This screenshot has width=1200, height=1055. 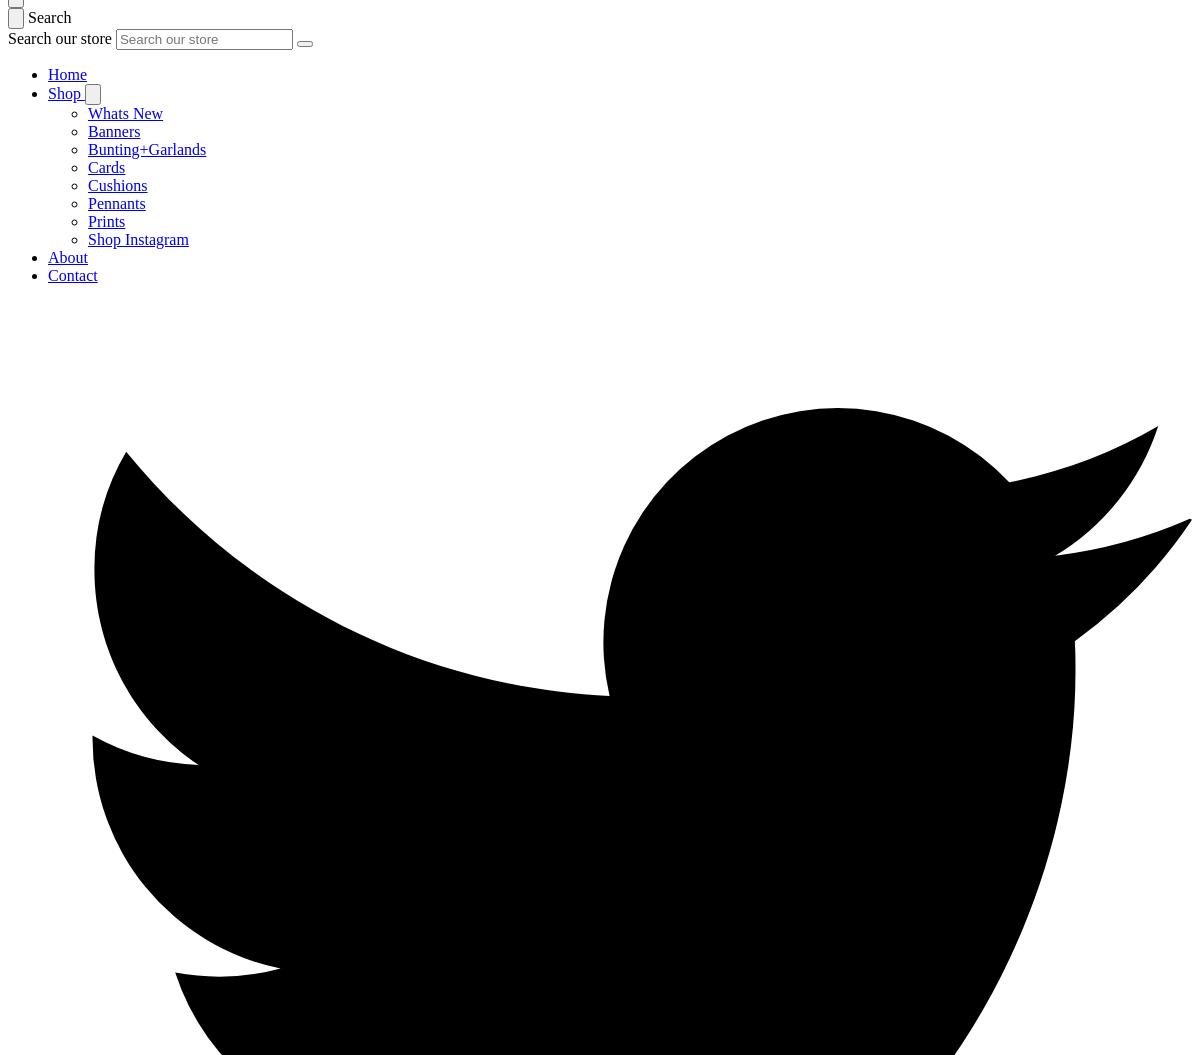 What do you see at coordinates (87, 184) in the screenshot?
I see `'Cushions'` at bounding box center [87, 184].